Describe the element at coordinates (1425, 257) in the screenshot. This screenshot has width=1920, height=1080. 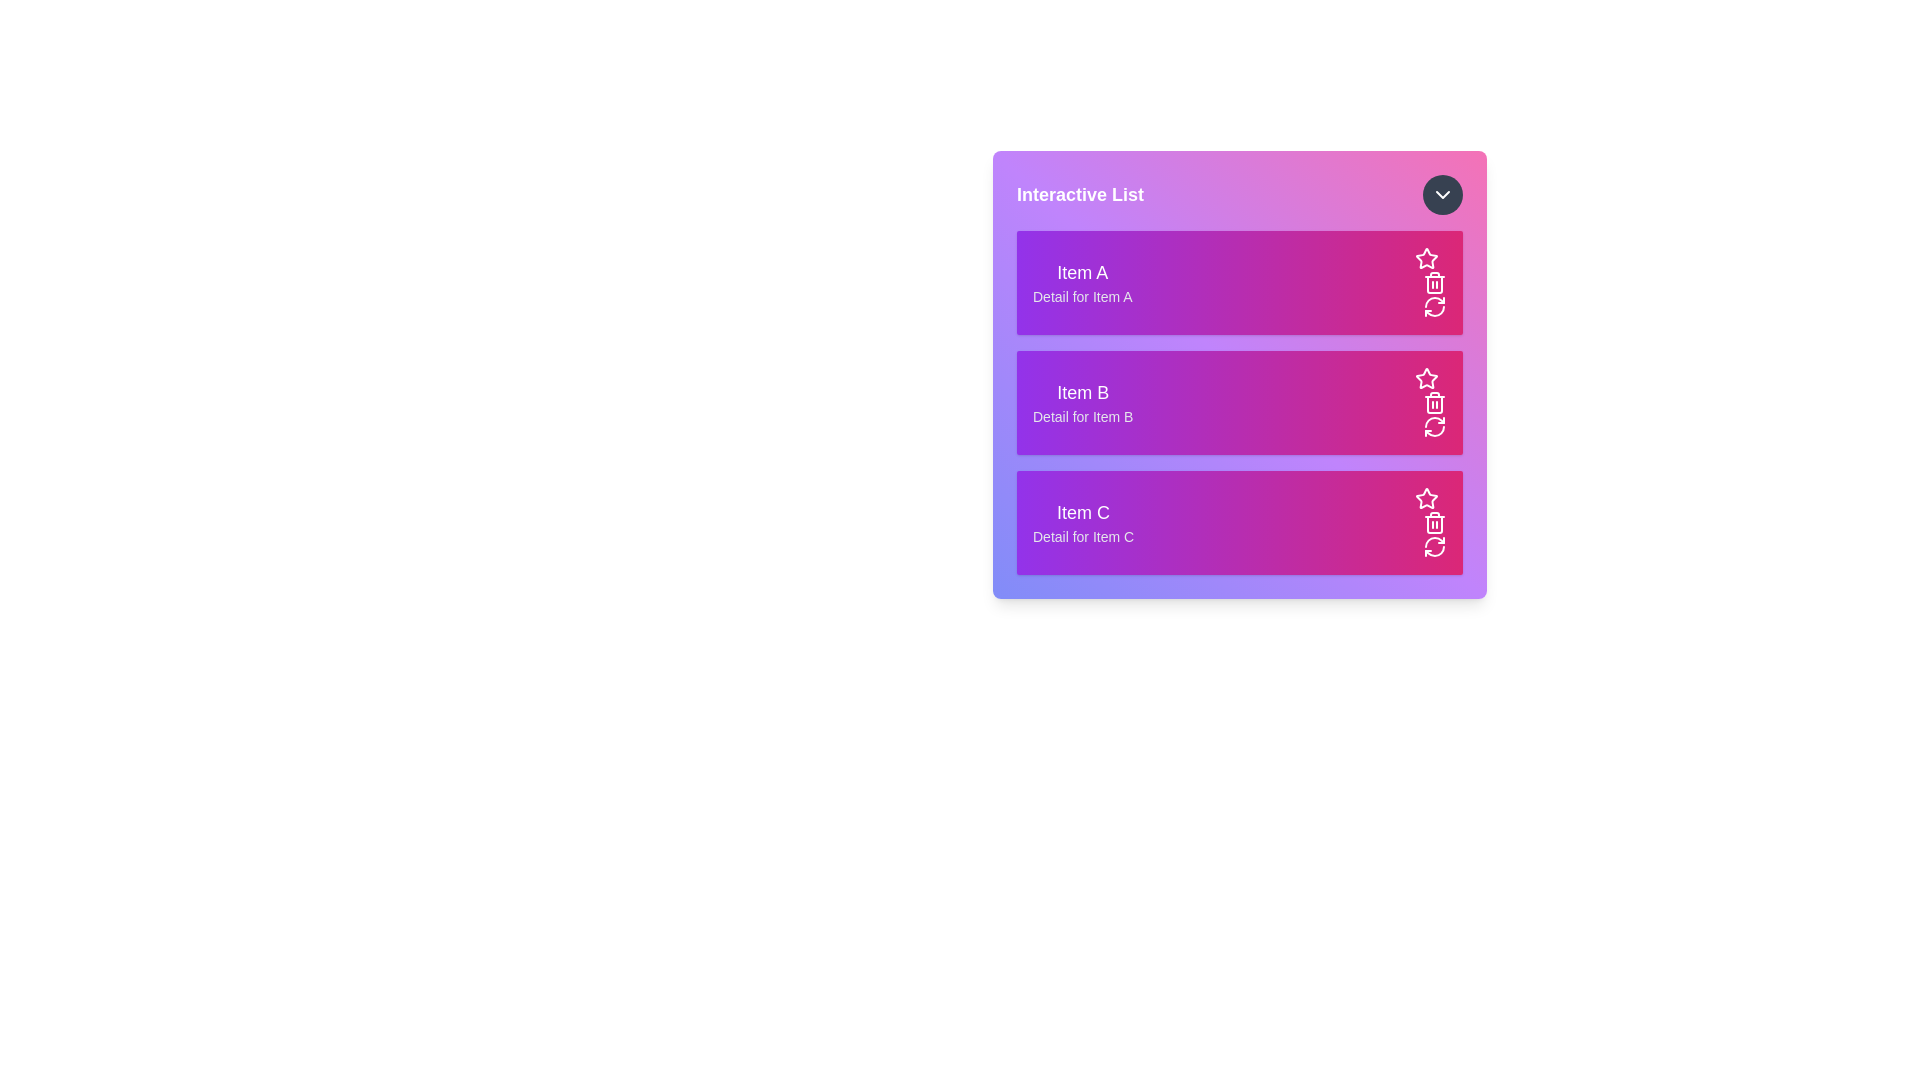
I see `the star icon for Item A to mark it as favorite` at that location.